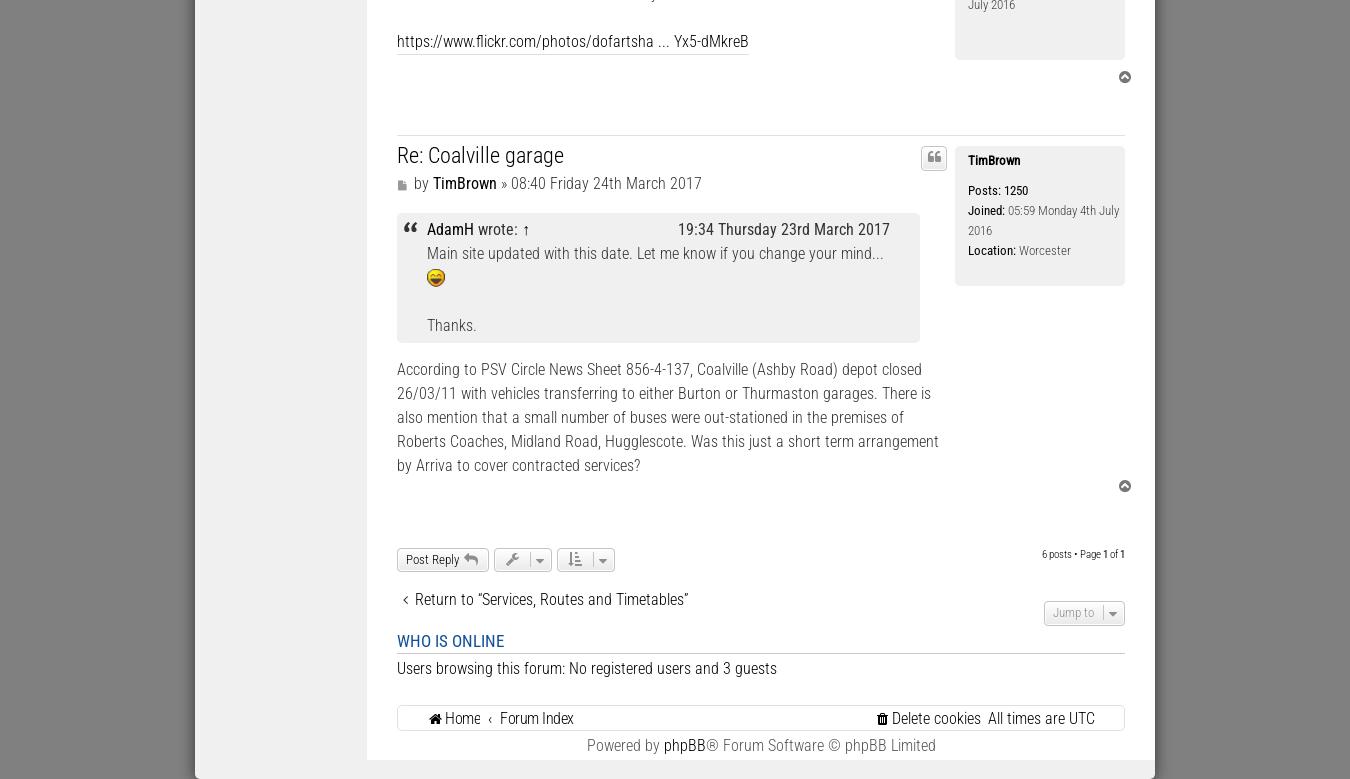  I want to click on 'UTC', so click(1082, 716).